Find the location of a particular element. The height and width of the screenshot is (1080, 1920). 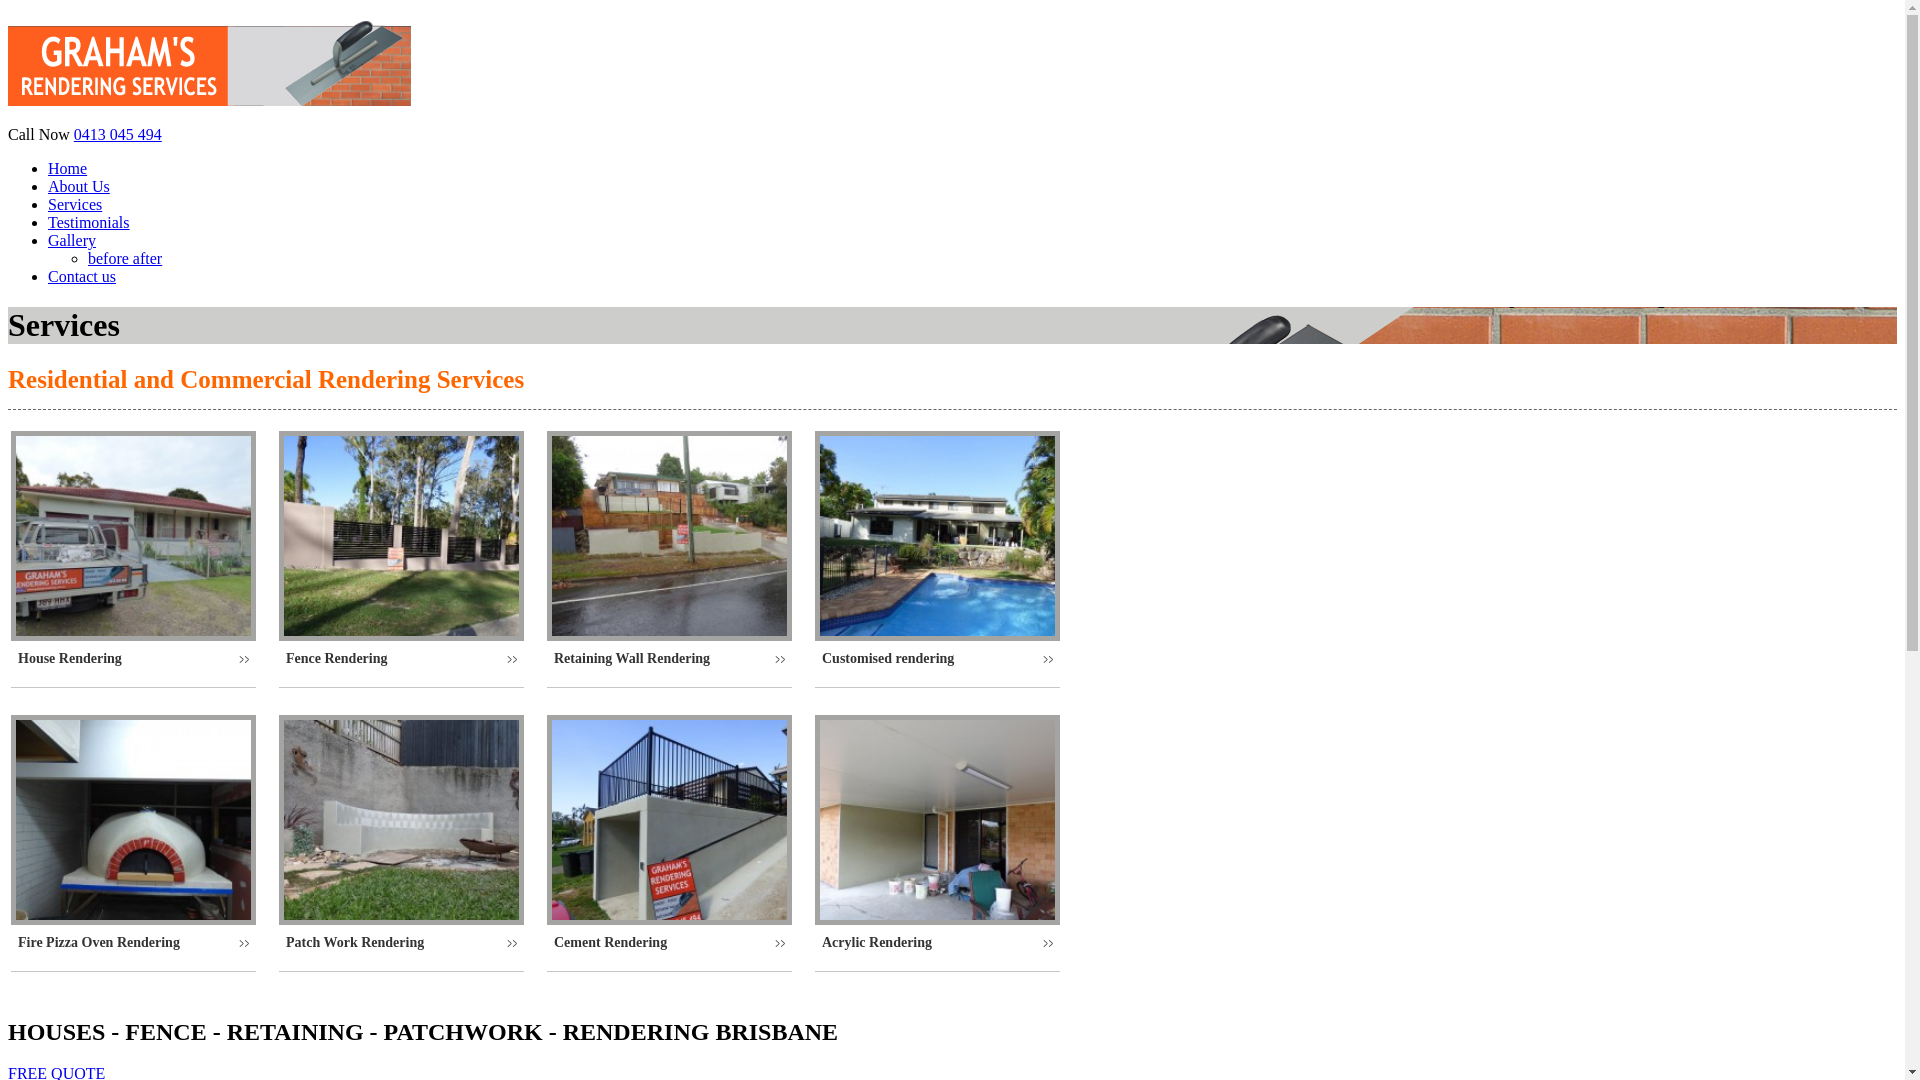

'Fire Pizza Oven Rendering' is located at coordinates (18, 942).